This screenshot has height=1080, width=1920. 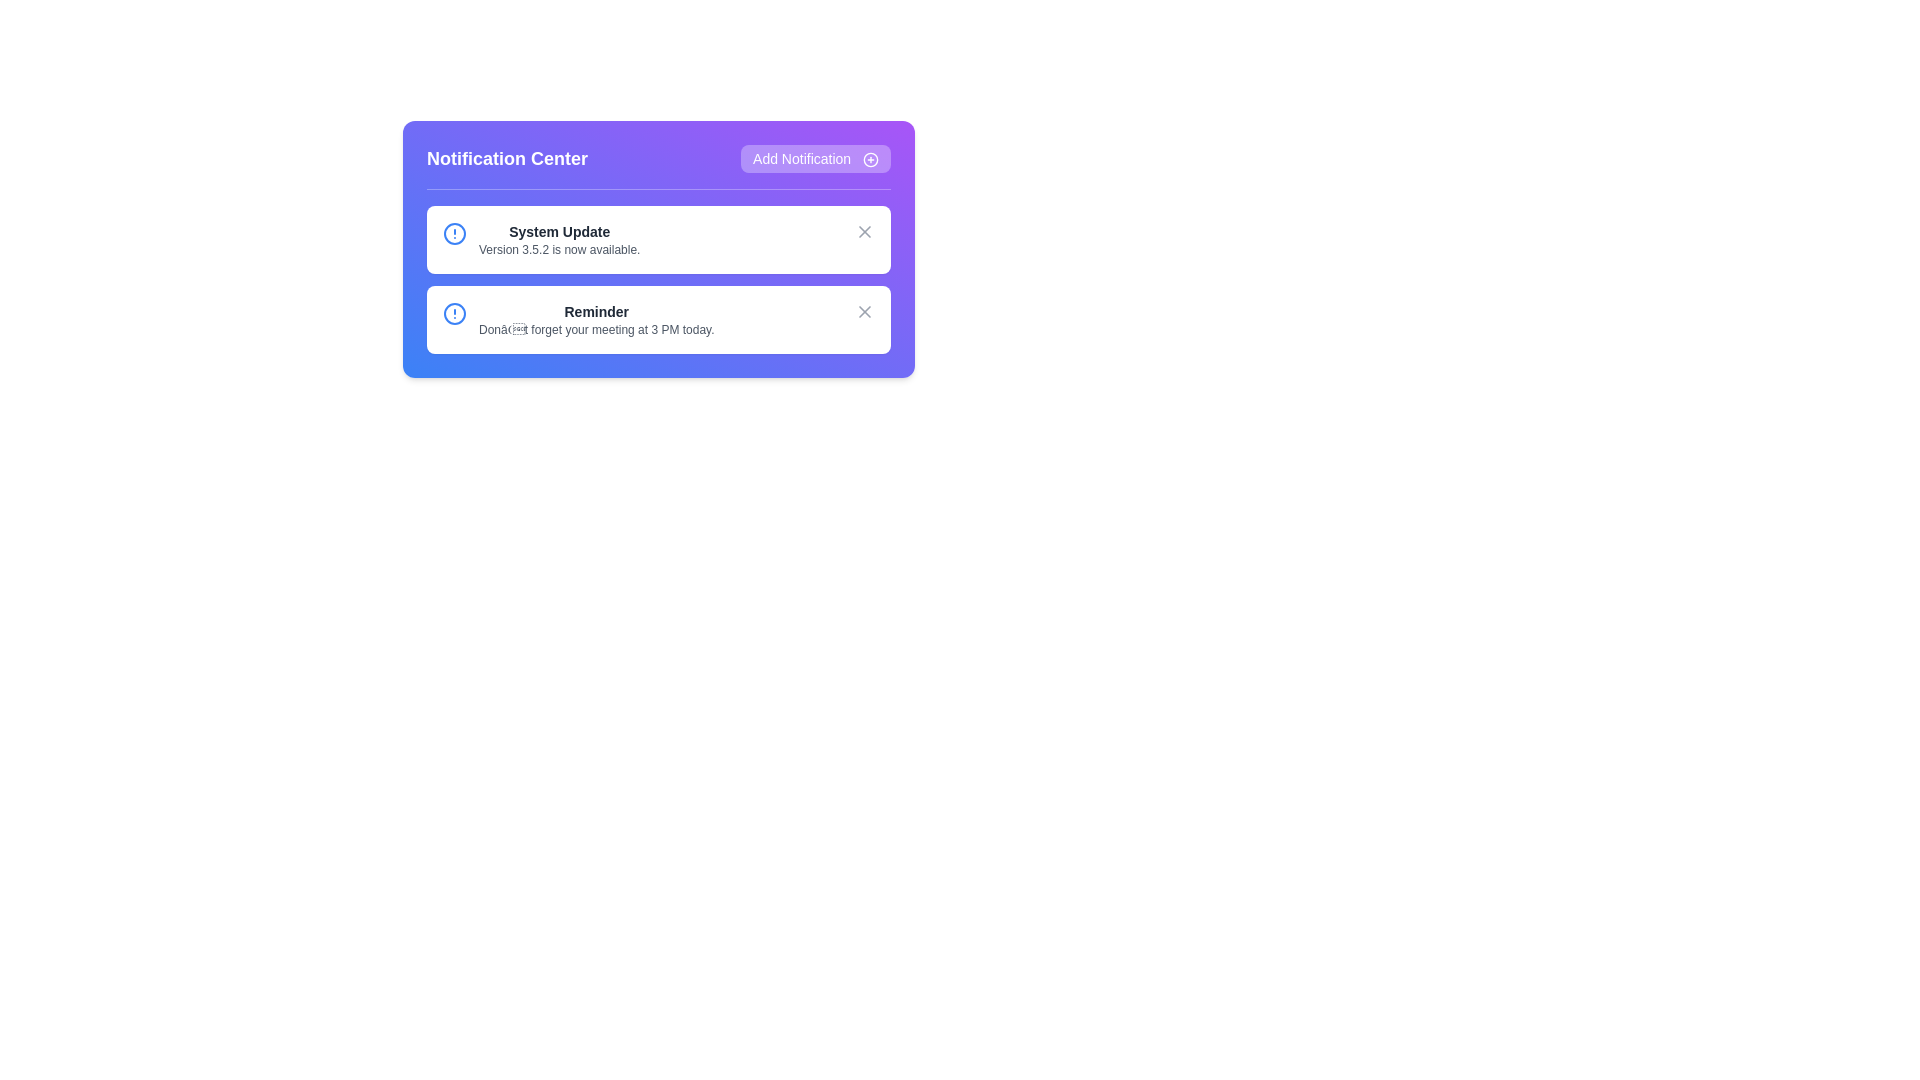 I want to click on the Text label providing additional details related to the 'Reminder' notification, which is located within the notification card below the title 'Reminder', so click(x=595, y=329).